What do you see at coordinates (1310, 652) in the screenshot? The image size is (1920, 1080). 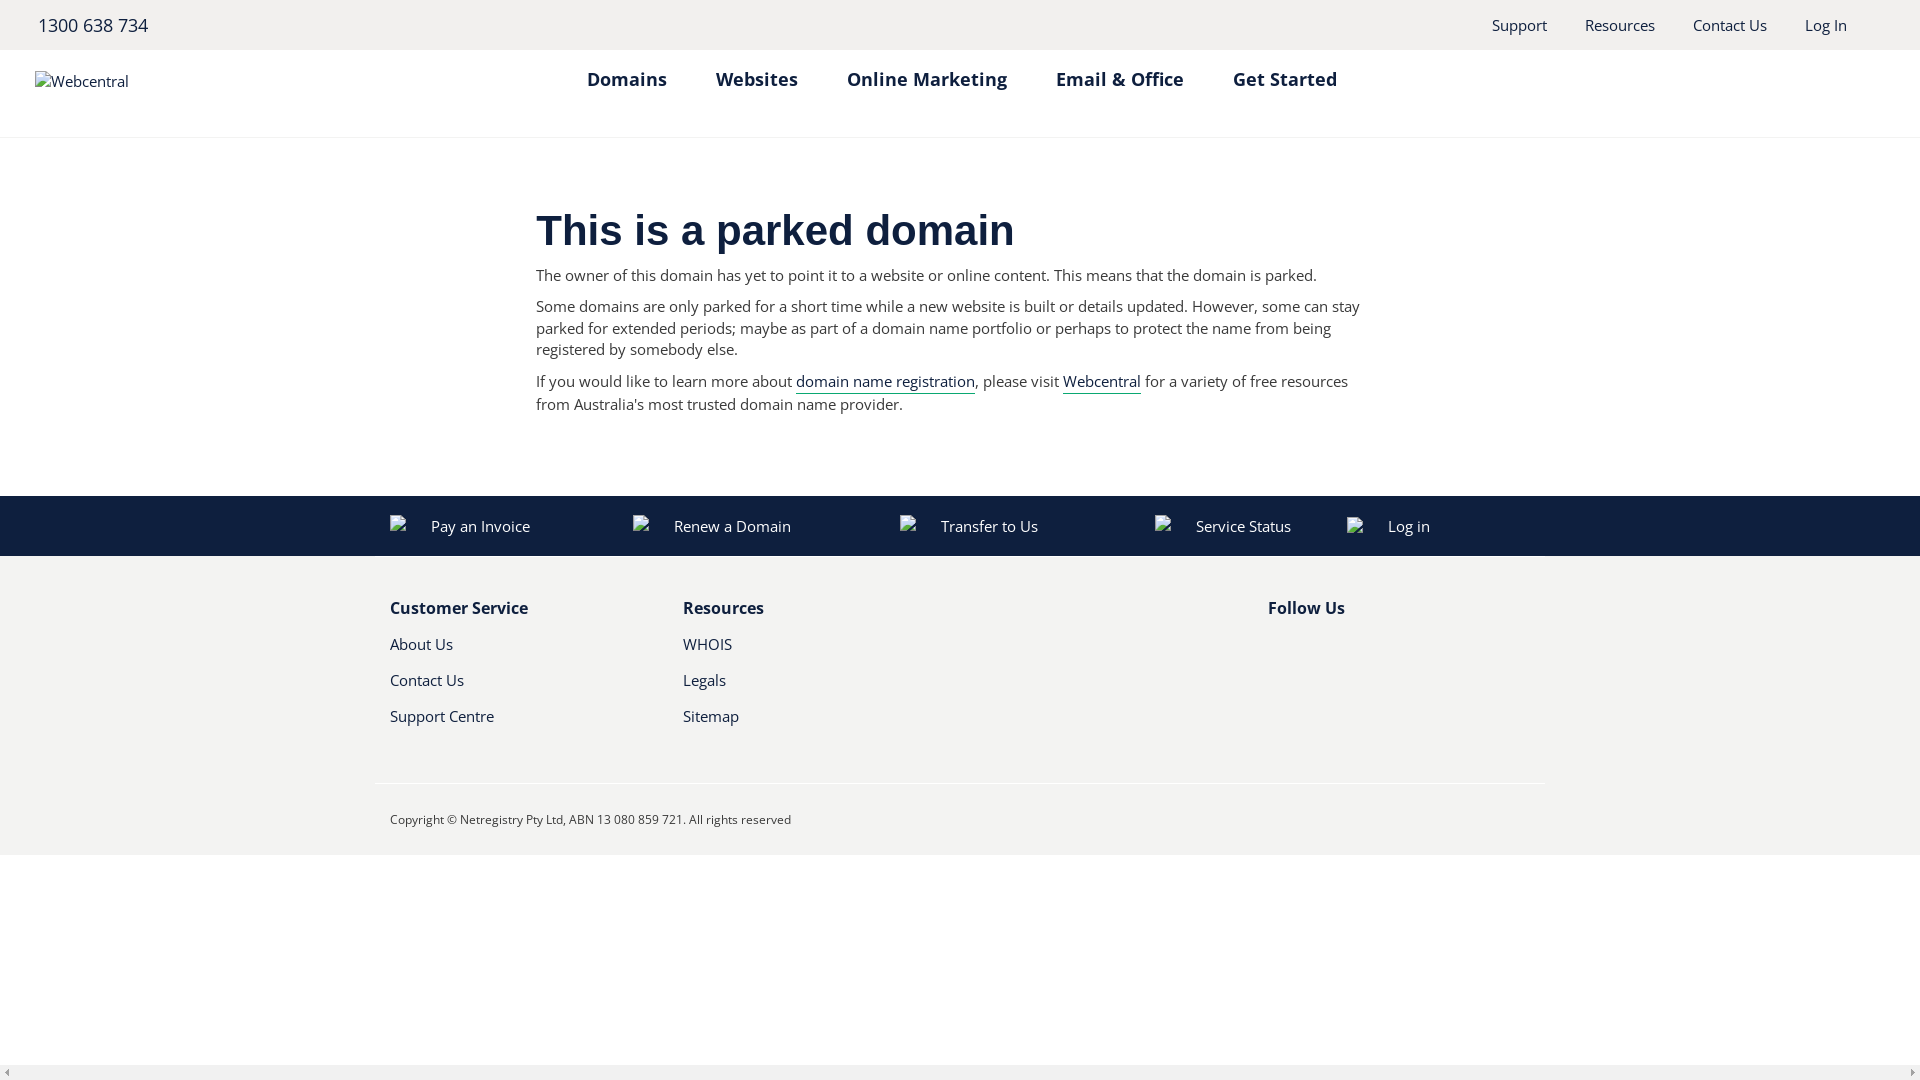 I see `'Twitter'` at bounding box center [1310, 652].